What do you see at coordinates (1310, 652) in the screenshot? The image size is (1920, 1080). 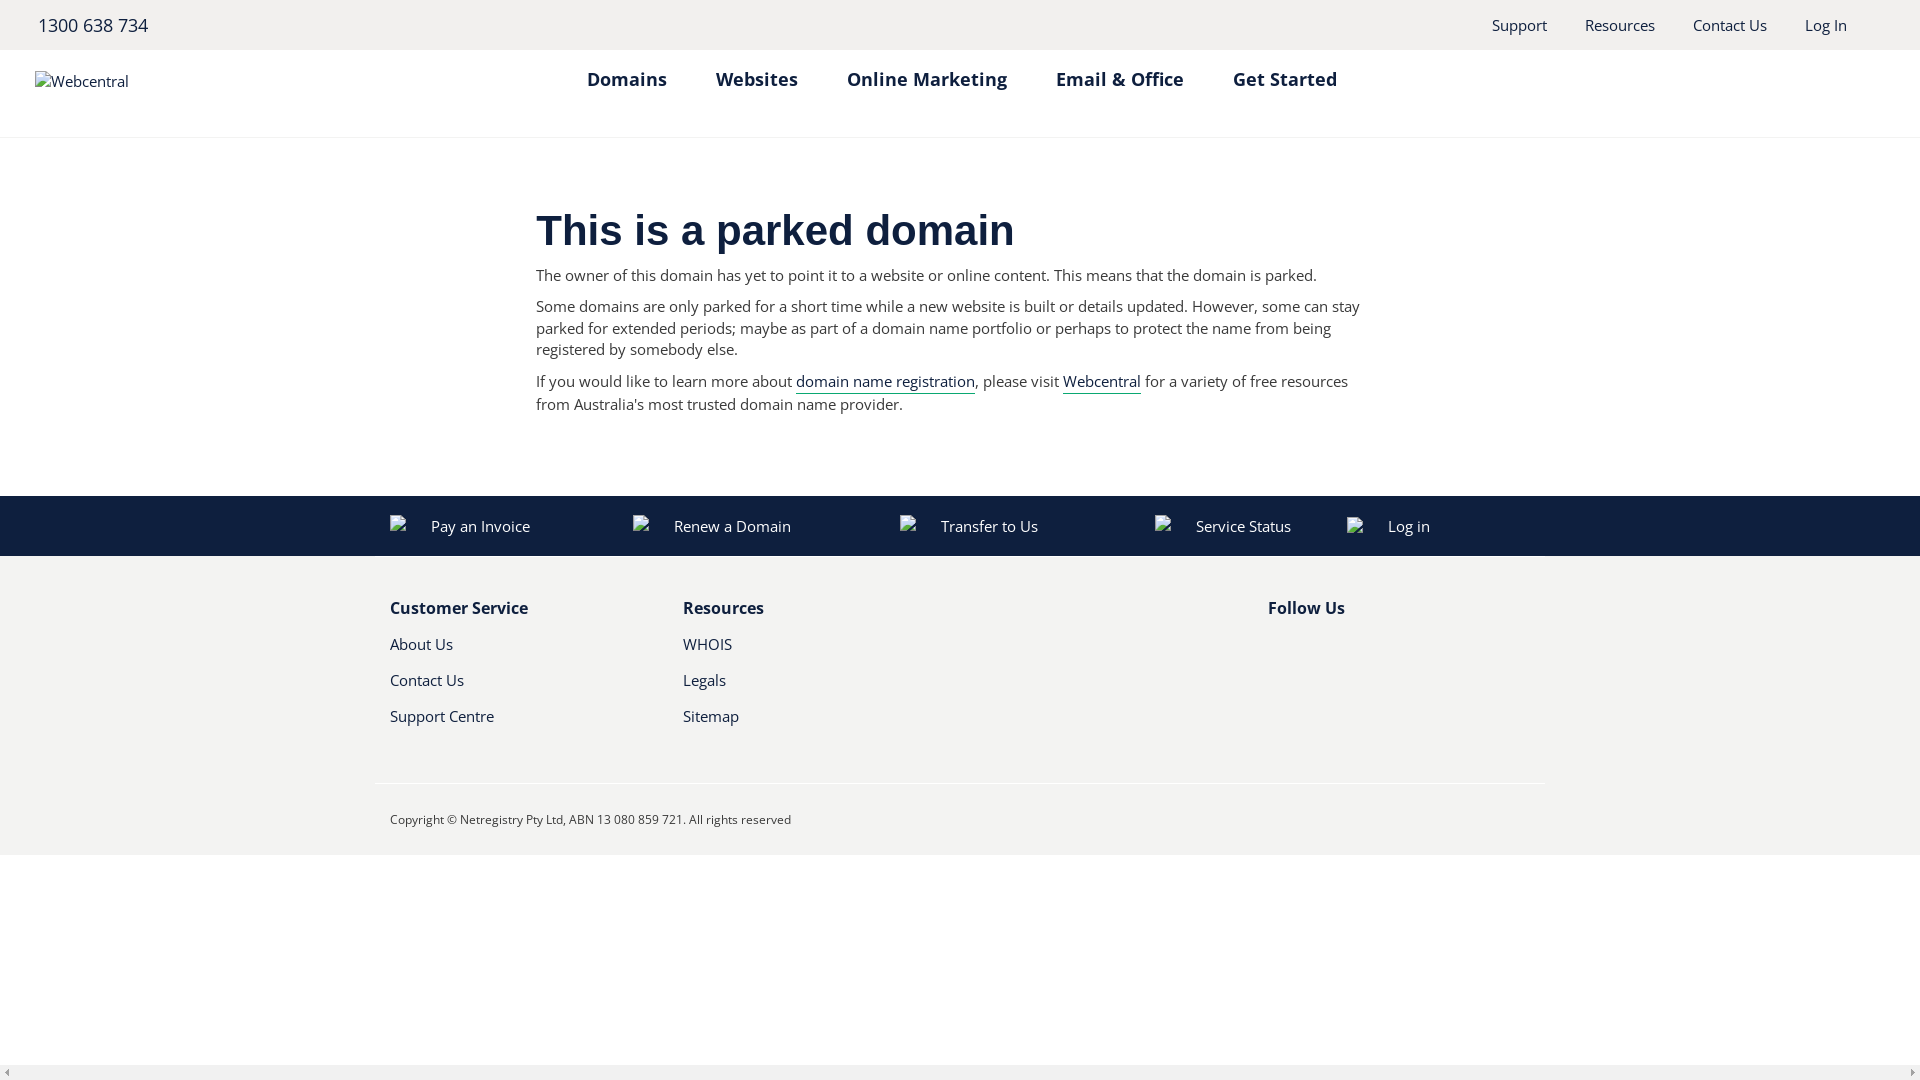 I see `'Twitter'` at bounding box center [1310, 652].